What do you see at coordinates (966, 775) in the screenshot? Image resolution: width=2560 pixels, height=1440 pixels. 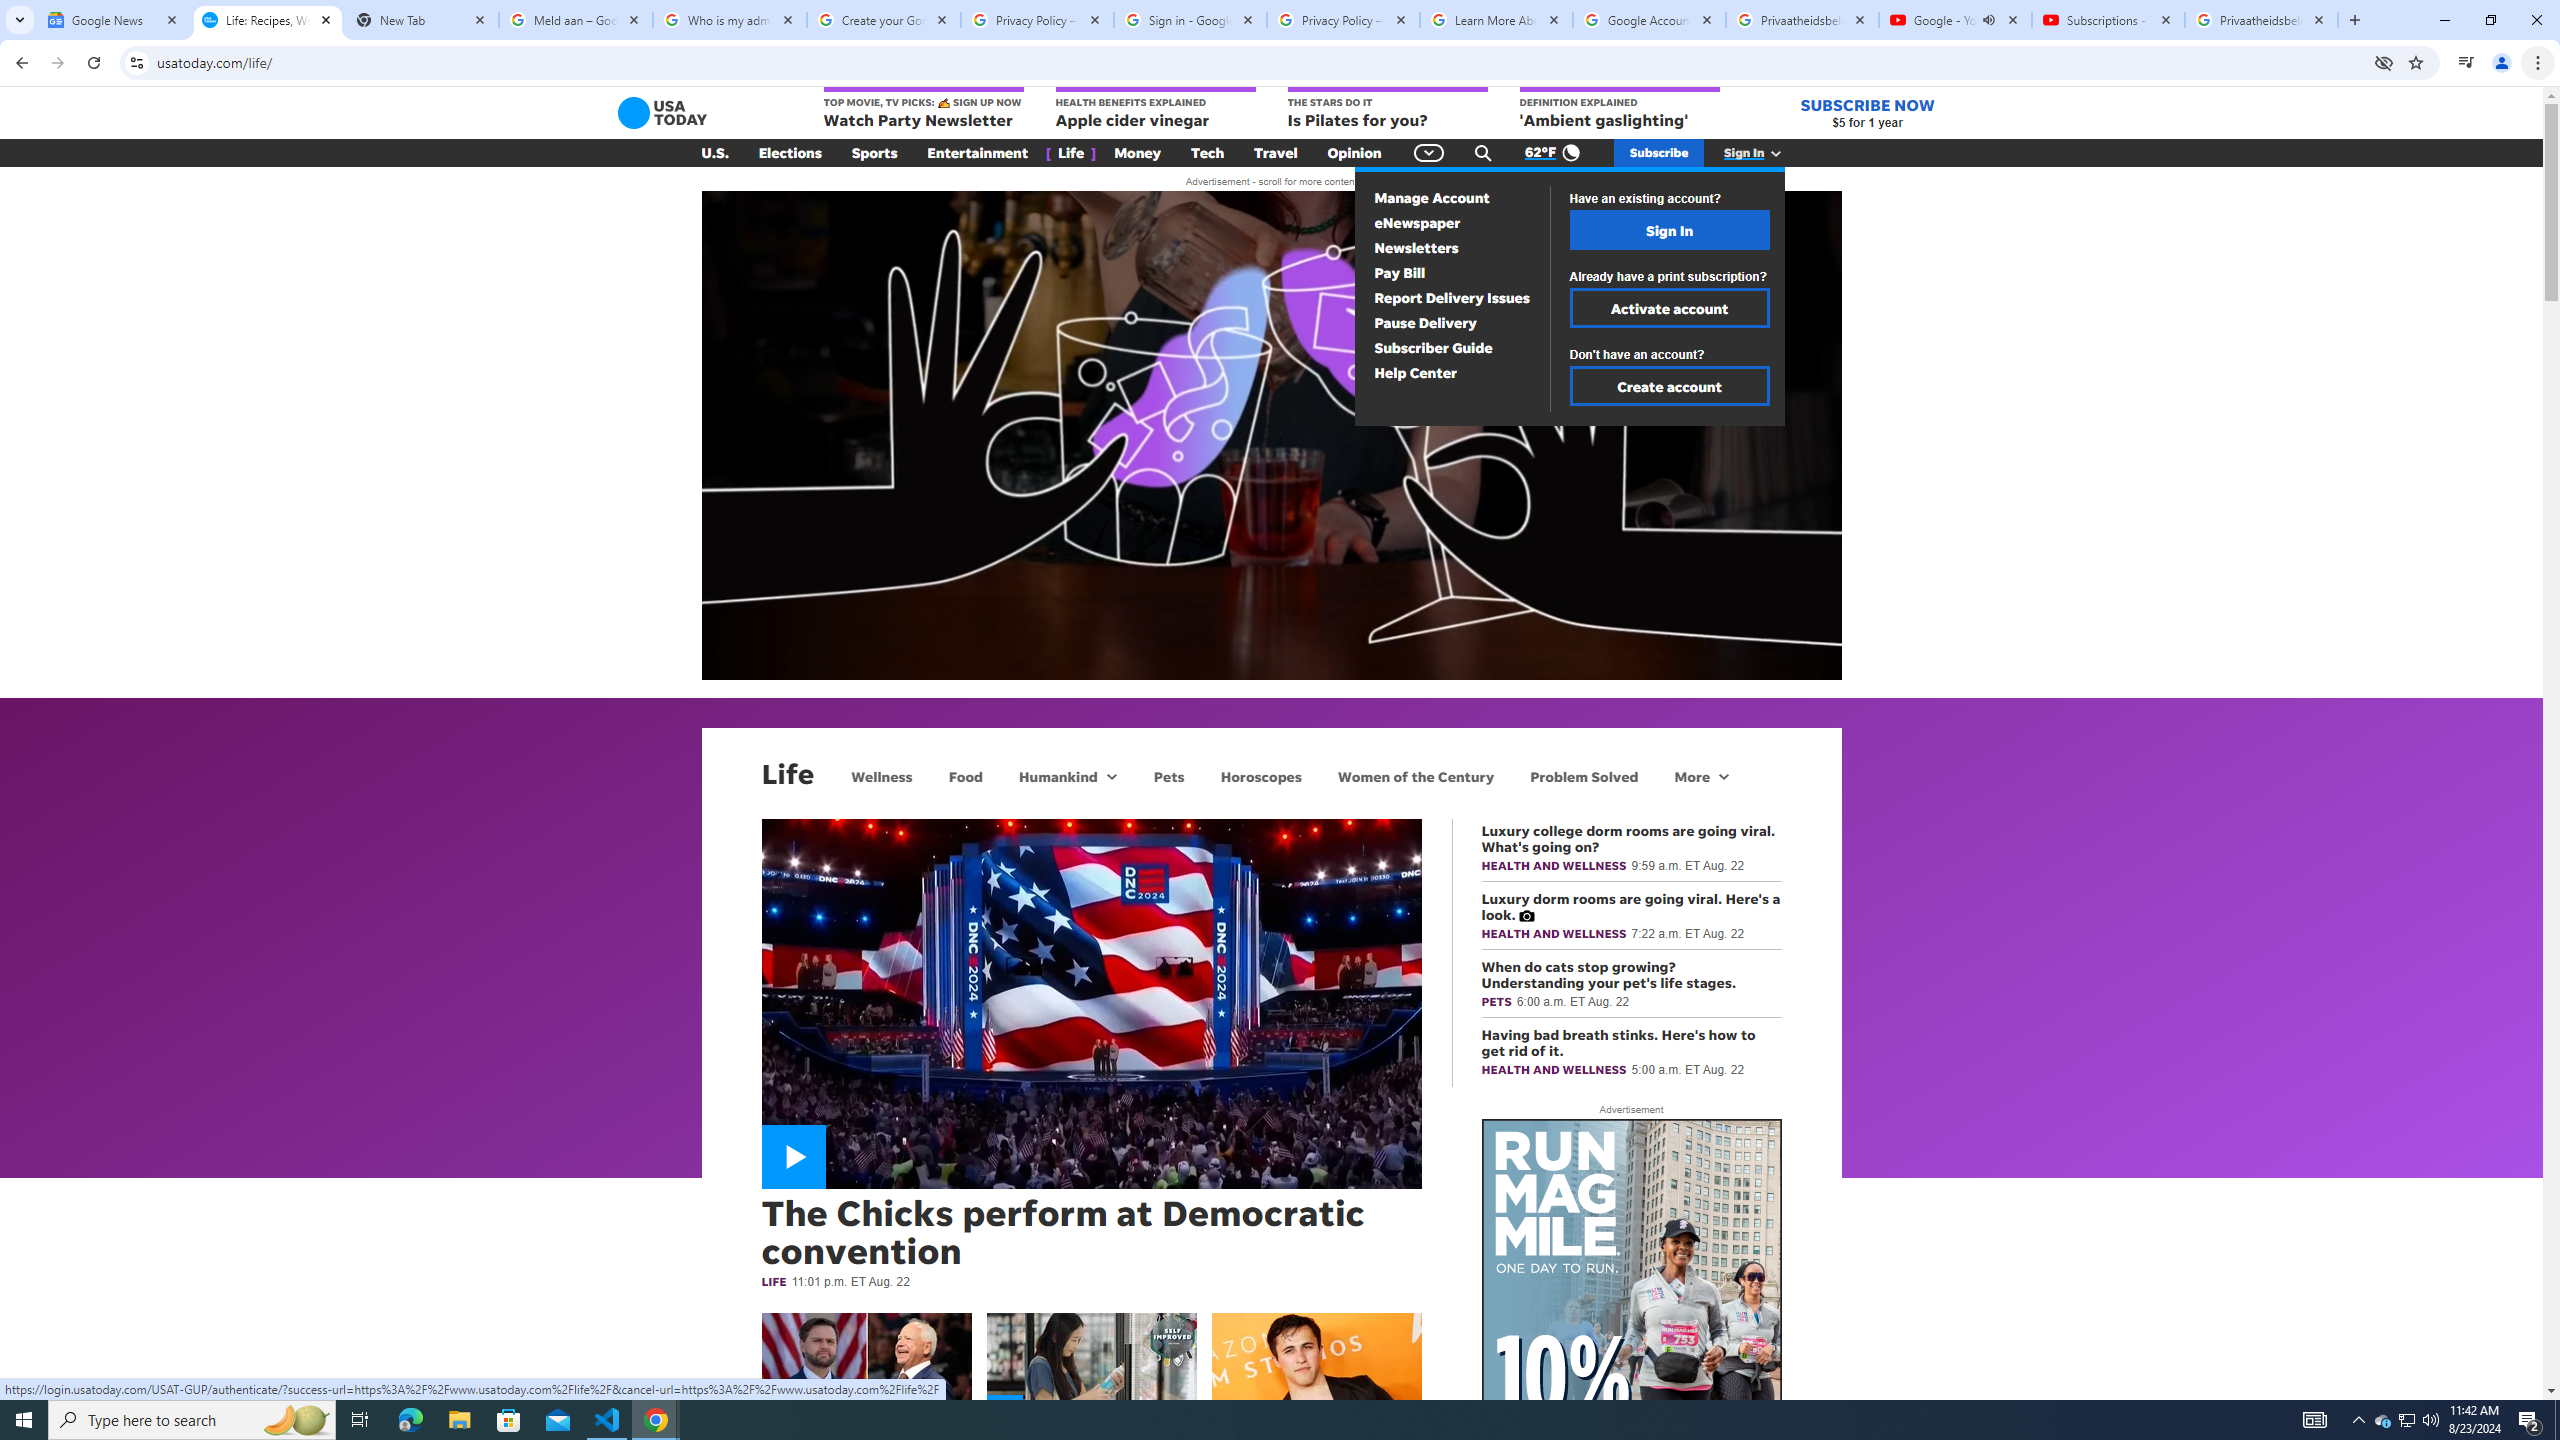 I see `'Food'` at bounding box center [966, 775].